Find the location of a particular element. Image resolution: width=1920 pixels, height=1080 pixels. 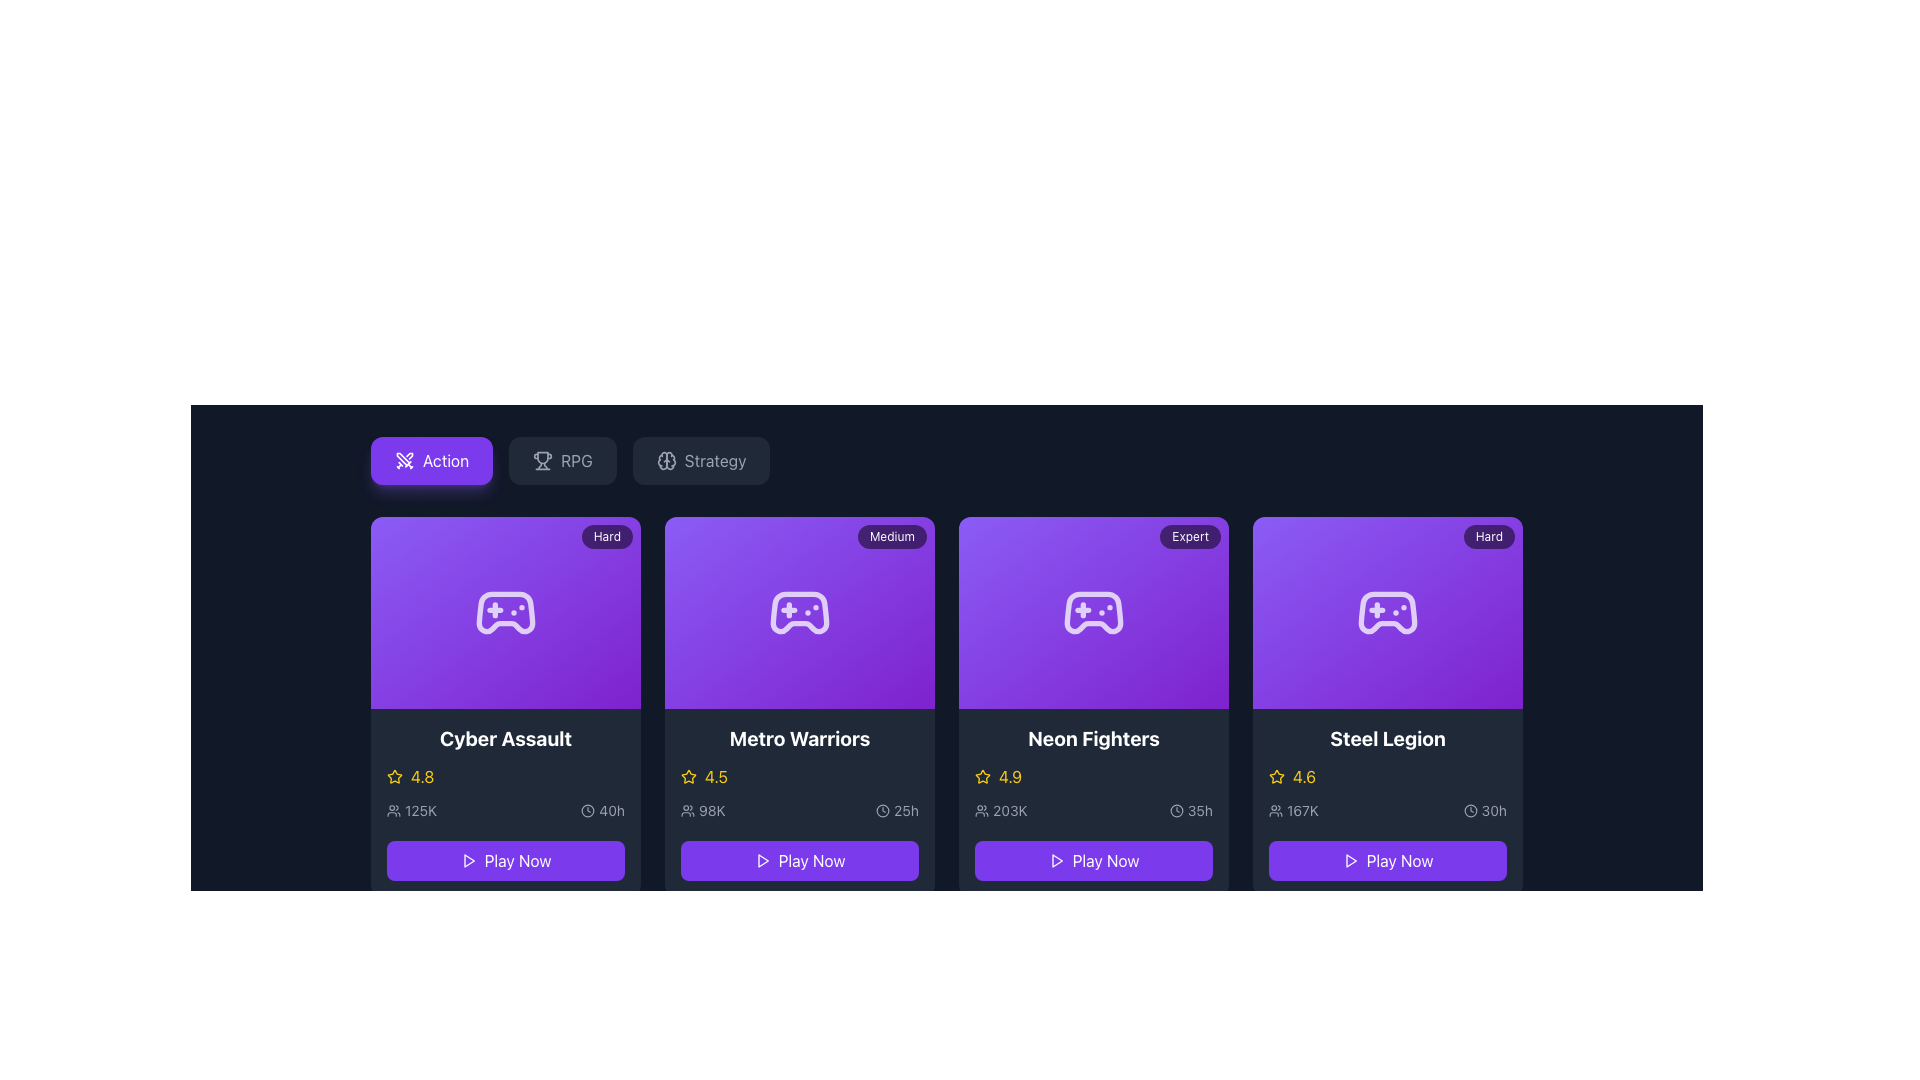

the 'Steel Legion' graphical icon, which is the last card in a series of four cards in the 'Action' category, for informational purposes is located at coordinates (1386, 612).